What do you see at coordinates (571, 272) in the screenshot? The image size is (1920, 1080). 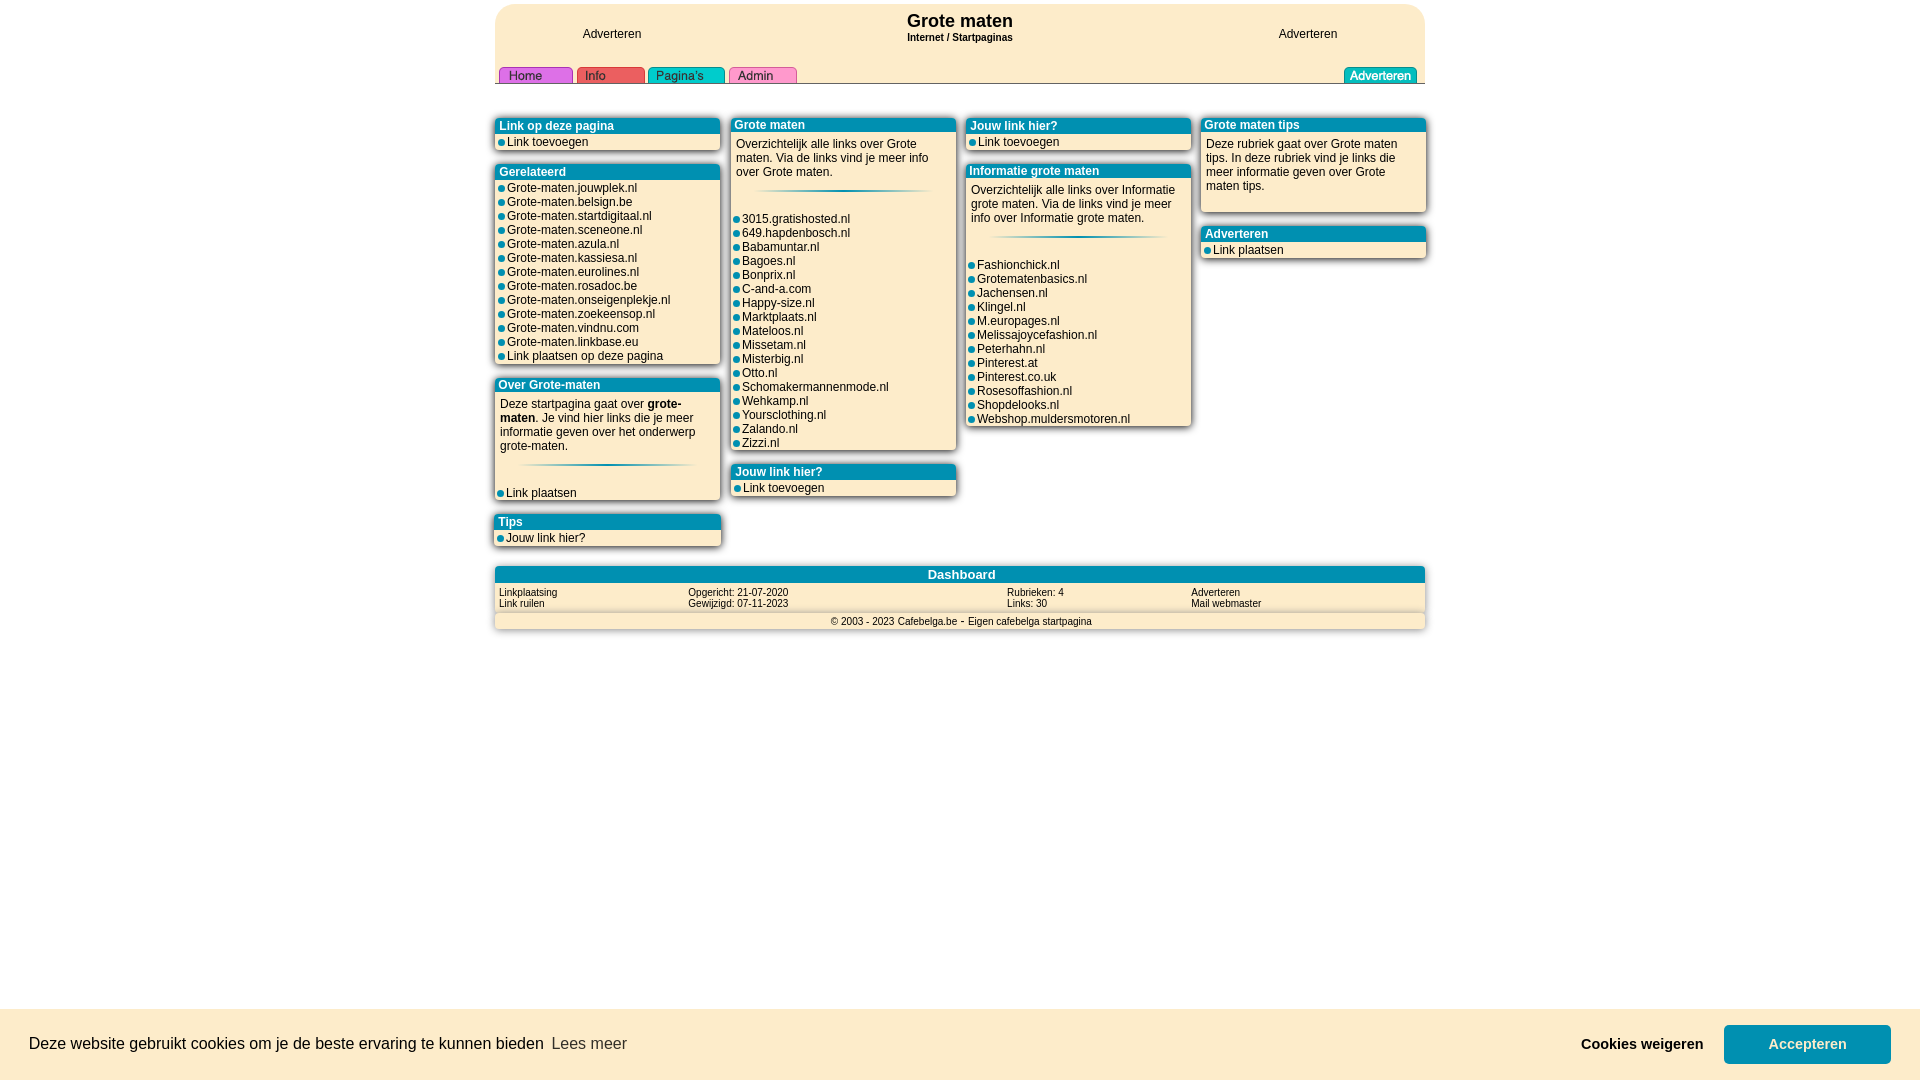 I see `'Grote-maten.eurolines.nl'` at bounding box center [571, 272].